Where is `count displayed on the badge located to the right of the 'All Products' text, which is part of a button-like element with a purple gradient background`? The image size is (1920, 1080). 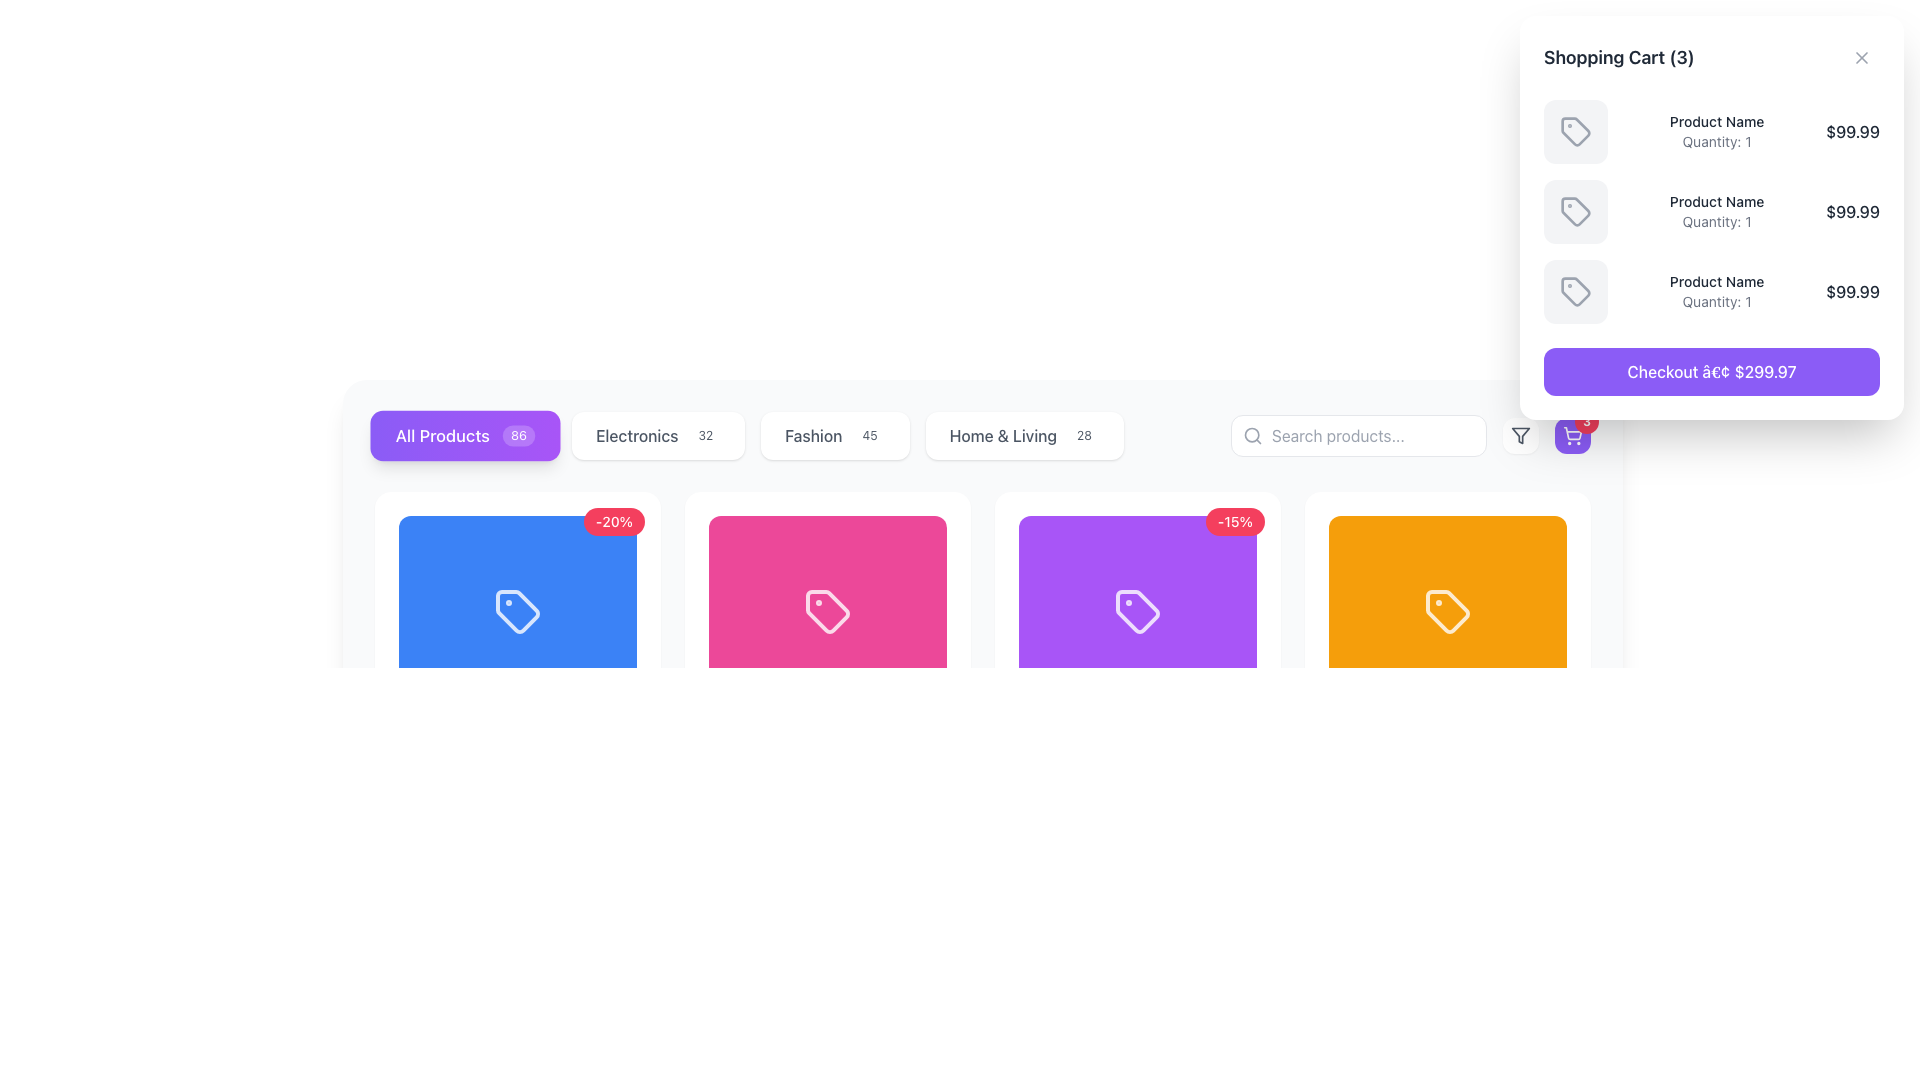
count displayed on the badge located to the right of the 'All Products' text, which is part of a button-like element with a purple gradient background is located at coordinates (518, 434).